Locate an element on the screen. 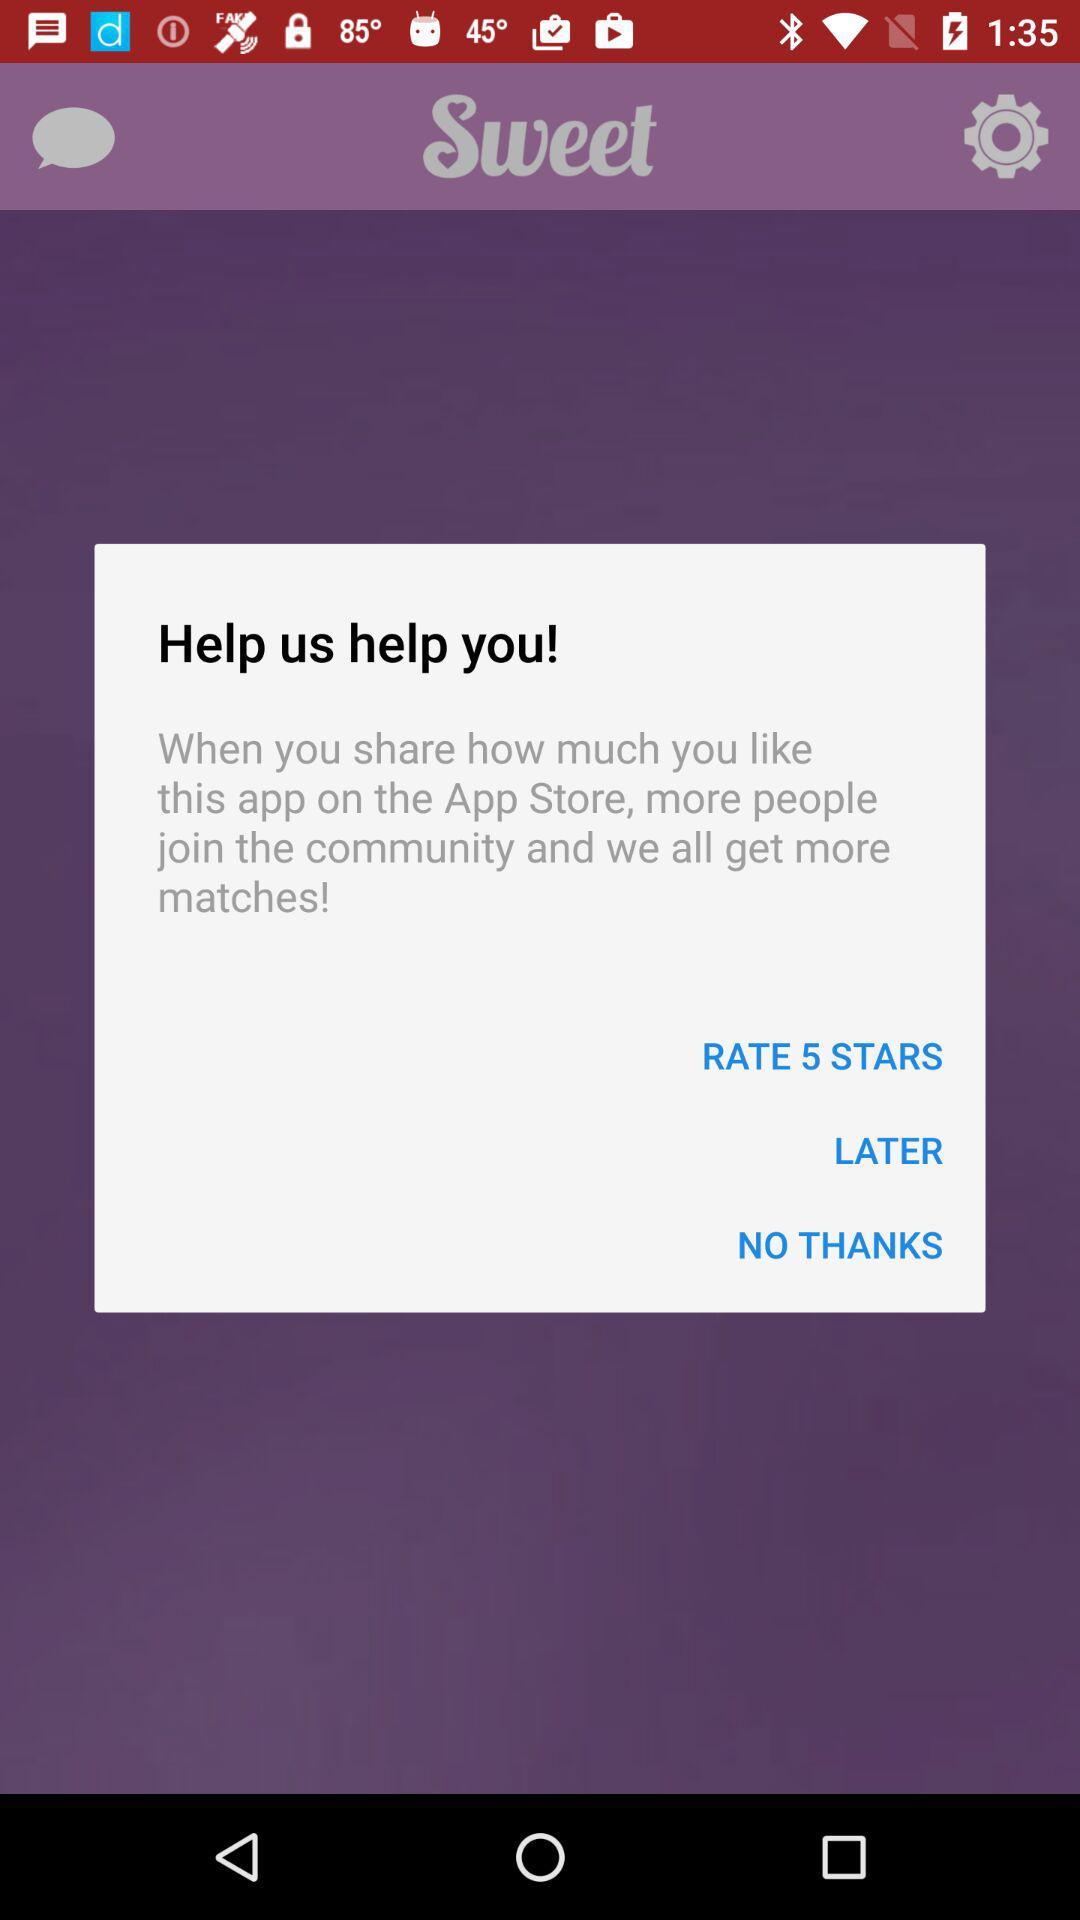 The width and height of the screenshot is (1080, 1920). rate 5 stars item is located at coordinates (822, 1054).